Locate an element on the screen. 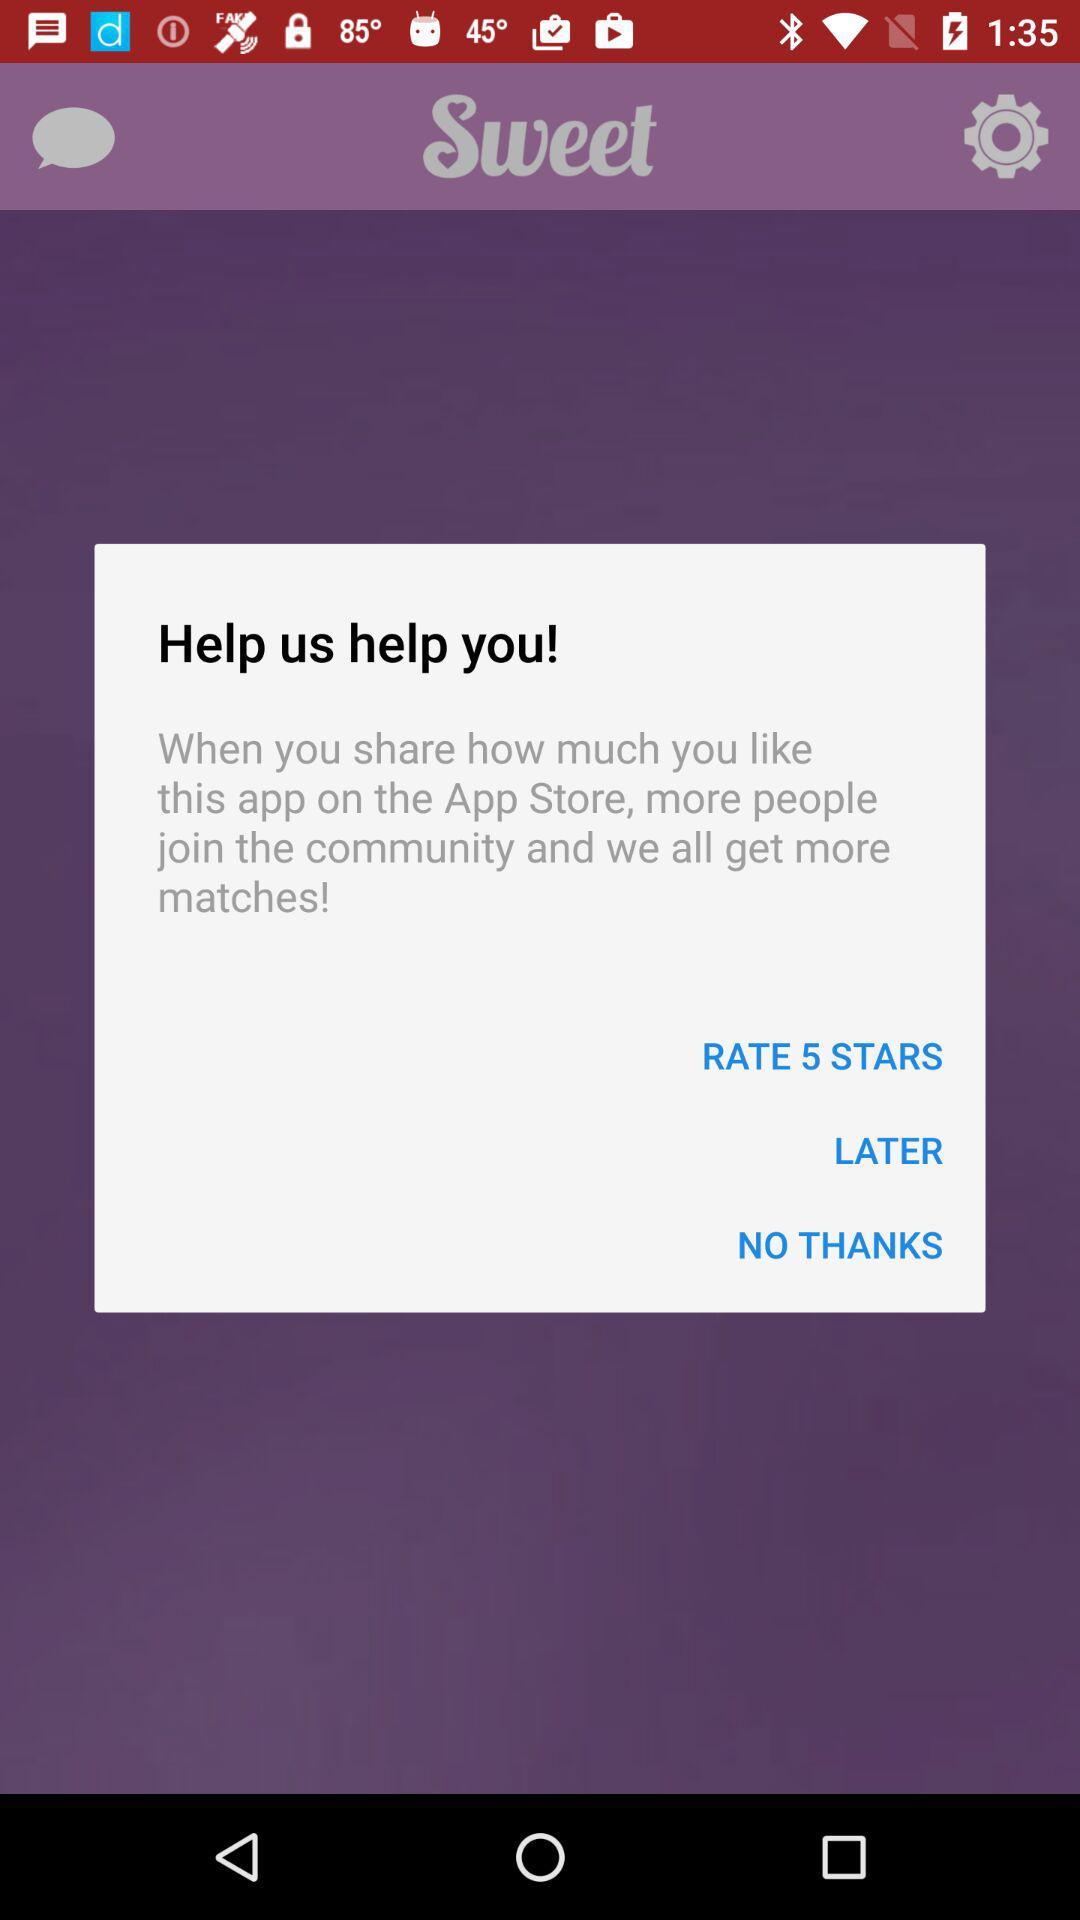 The width and height of the screenshot is (1080, 1920). rate 5 stars item is located at coordinates (822, 1054).